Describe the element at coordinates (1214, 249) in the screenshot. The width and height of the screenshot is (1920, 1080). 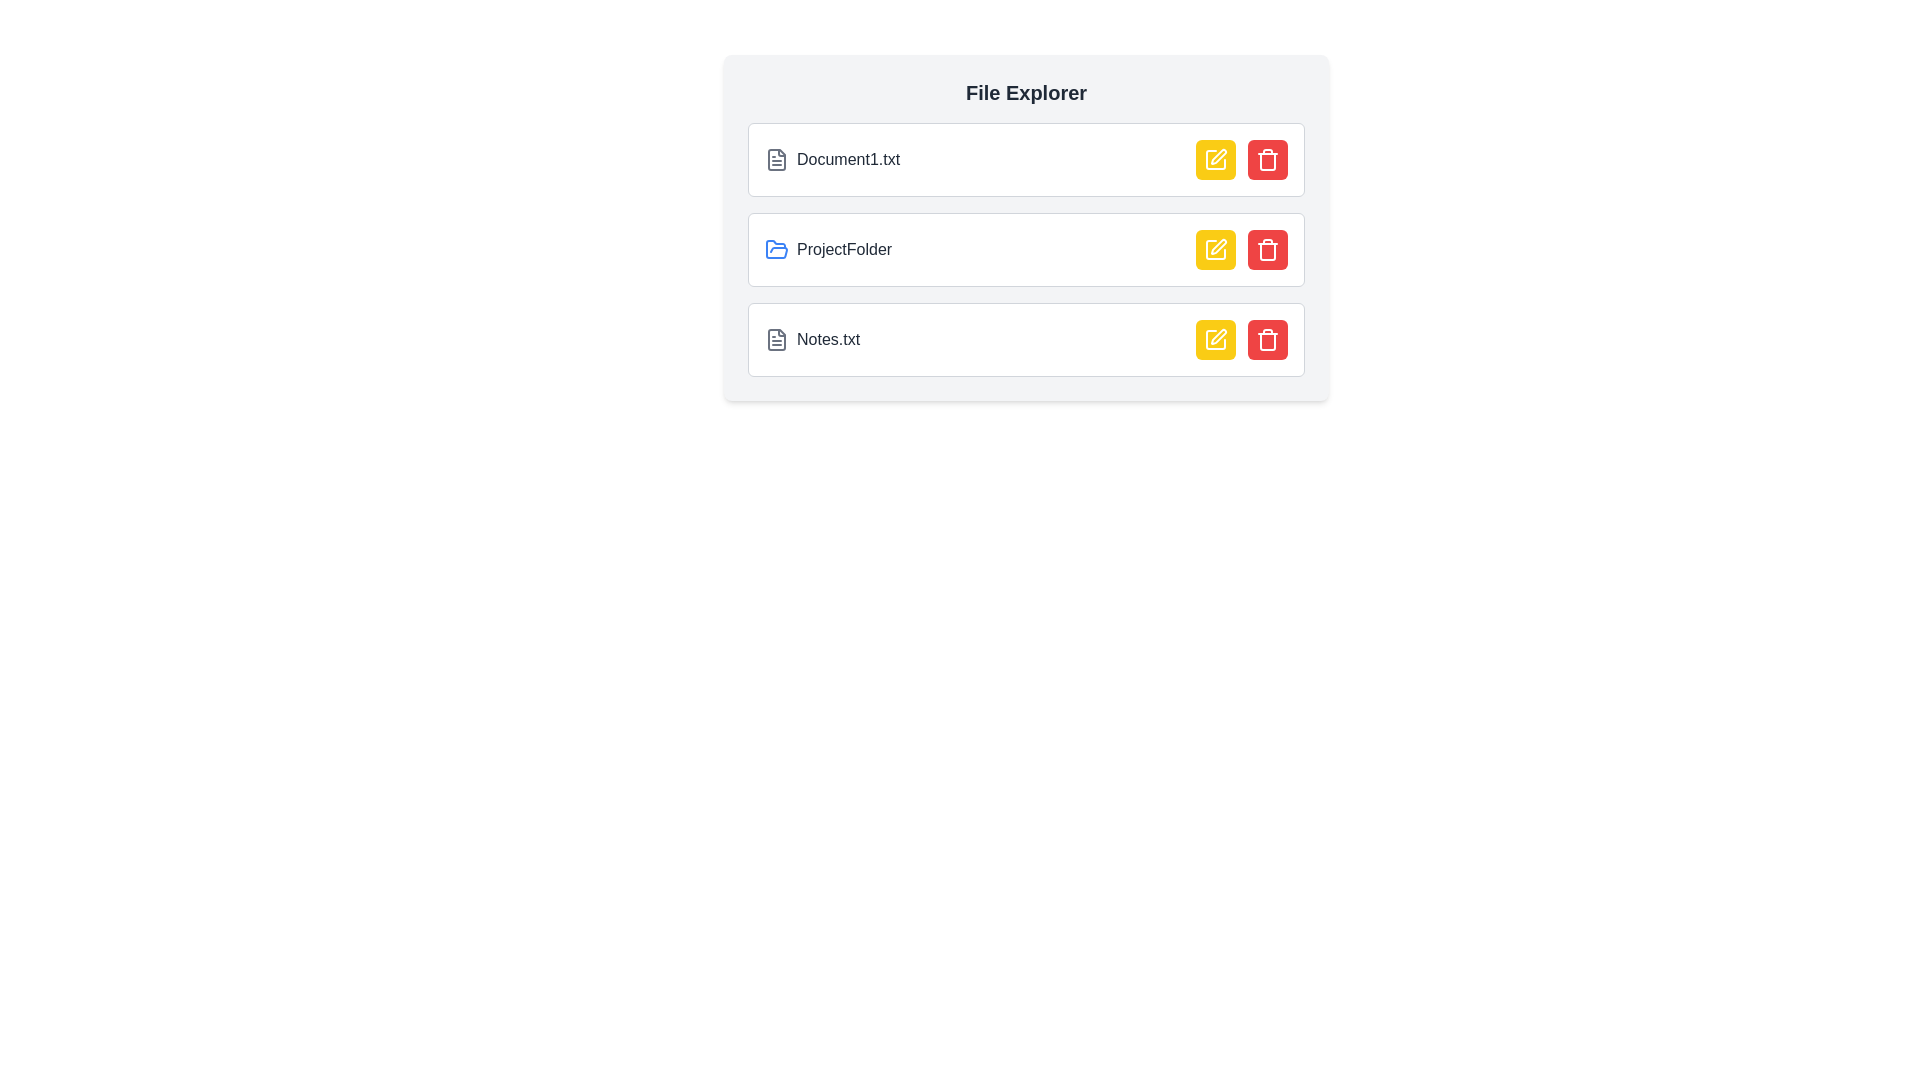
I see `the pen-shaped icon on a yellow circular background located to the right of the 'ProjectFolder' label` at that location.